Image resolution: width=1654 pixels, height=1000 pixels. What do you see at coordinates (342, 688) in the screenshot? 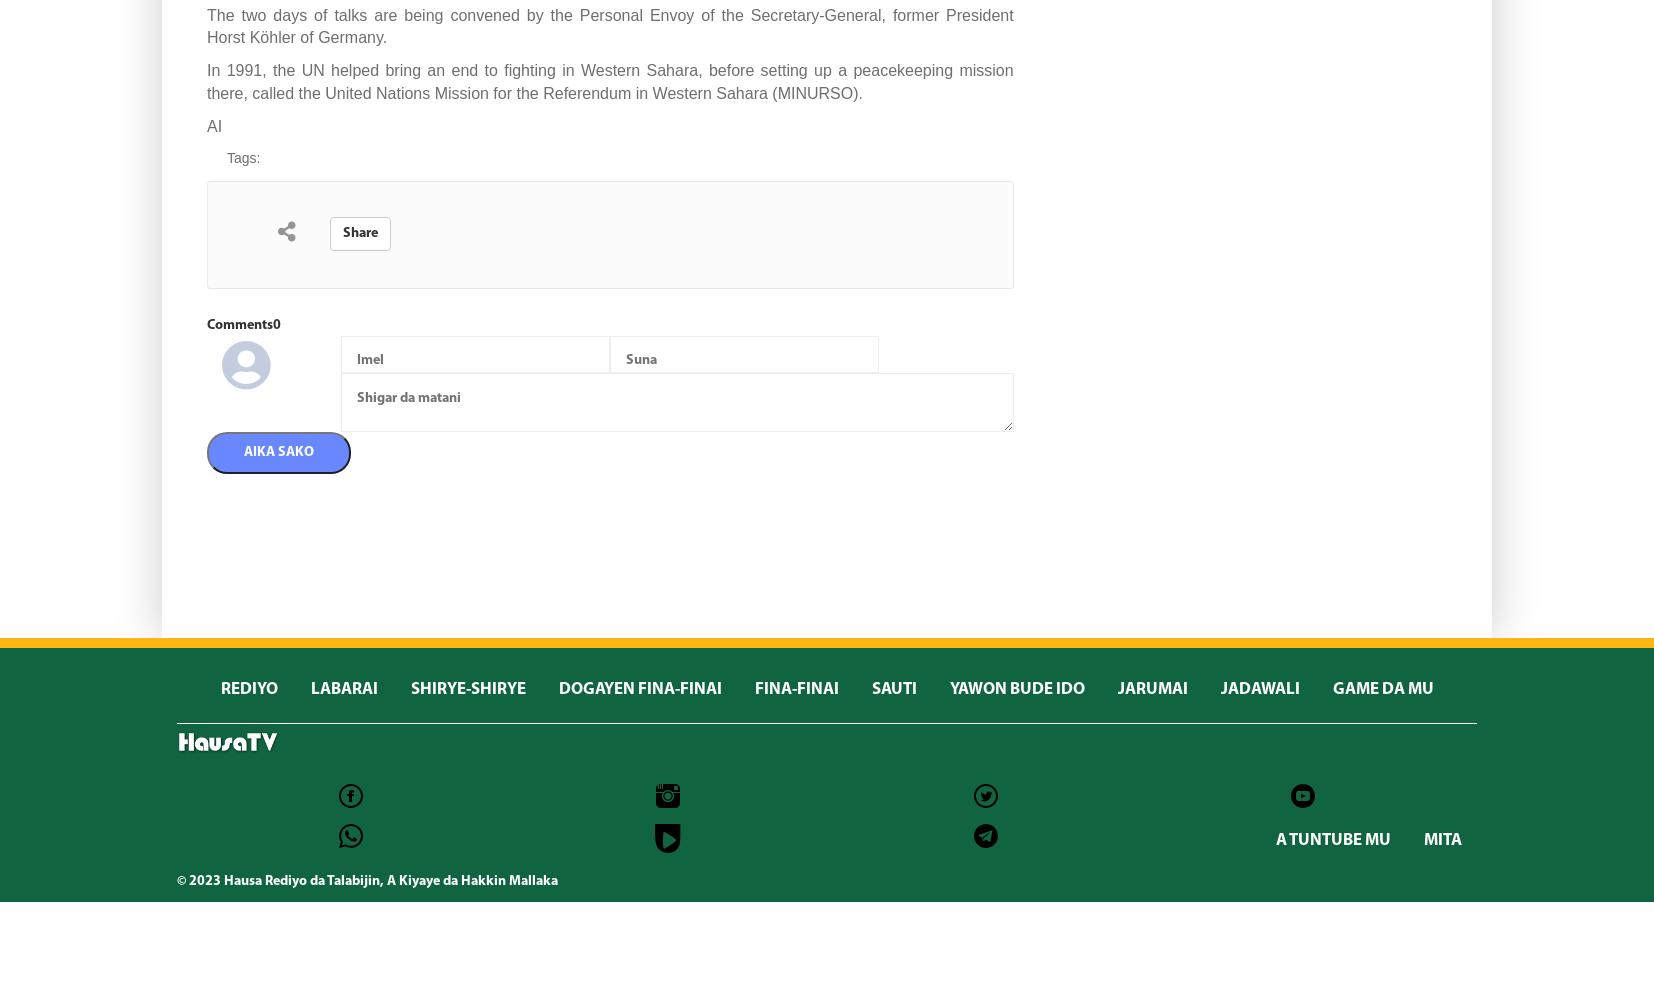
I see `'LABARAI'` at bounding box center [342, 688].